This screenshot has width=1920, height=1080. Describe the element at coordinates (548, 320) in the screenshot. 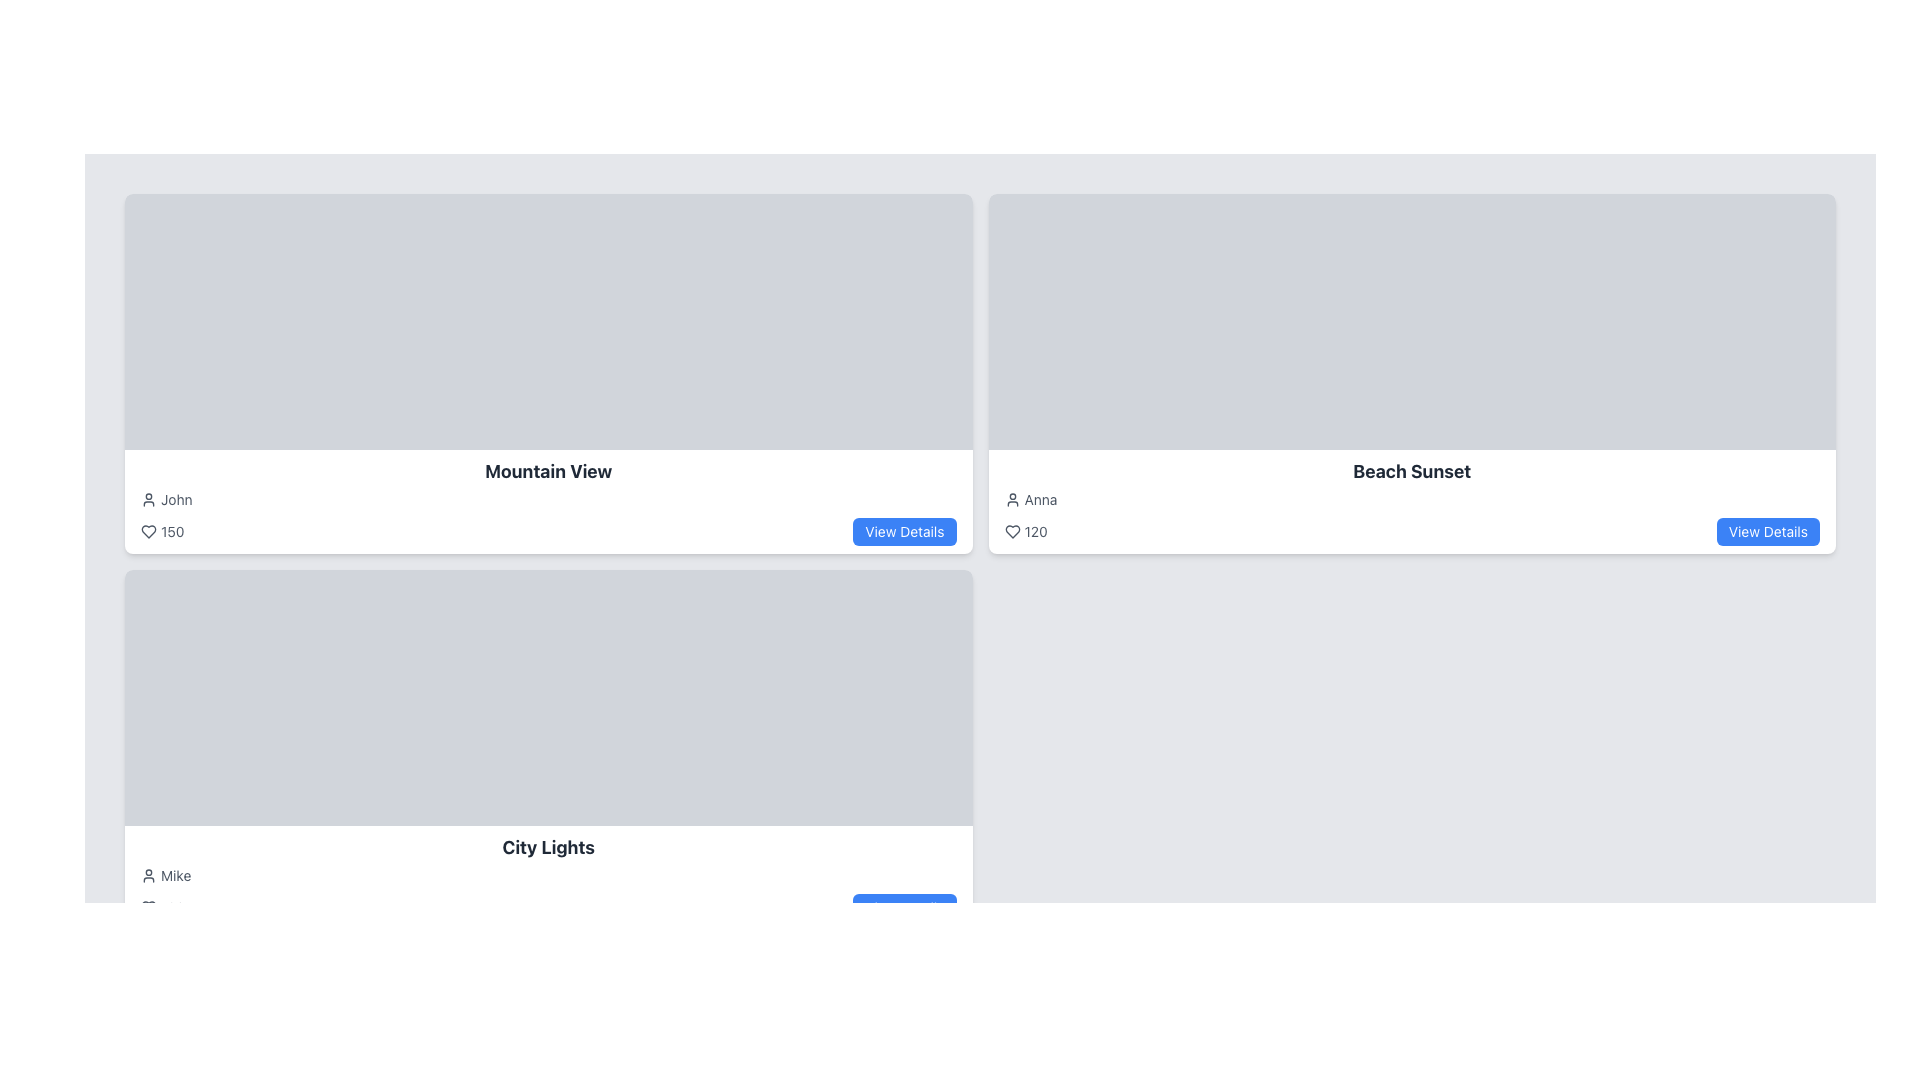

I see `the image placeholder located in the upper part of the 'Mountain View' card component` at that location.